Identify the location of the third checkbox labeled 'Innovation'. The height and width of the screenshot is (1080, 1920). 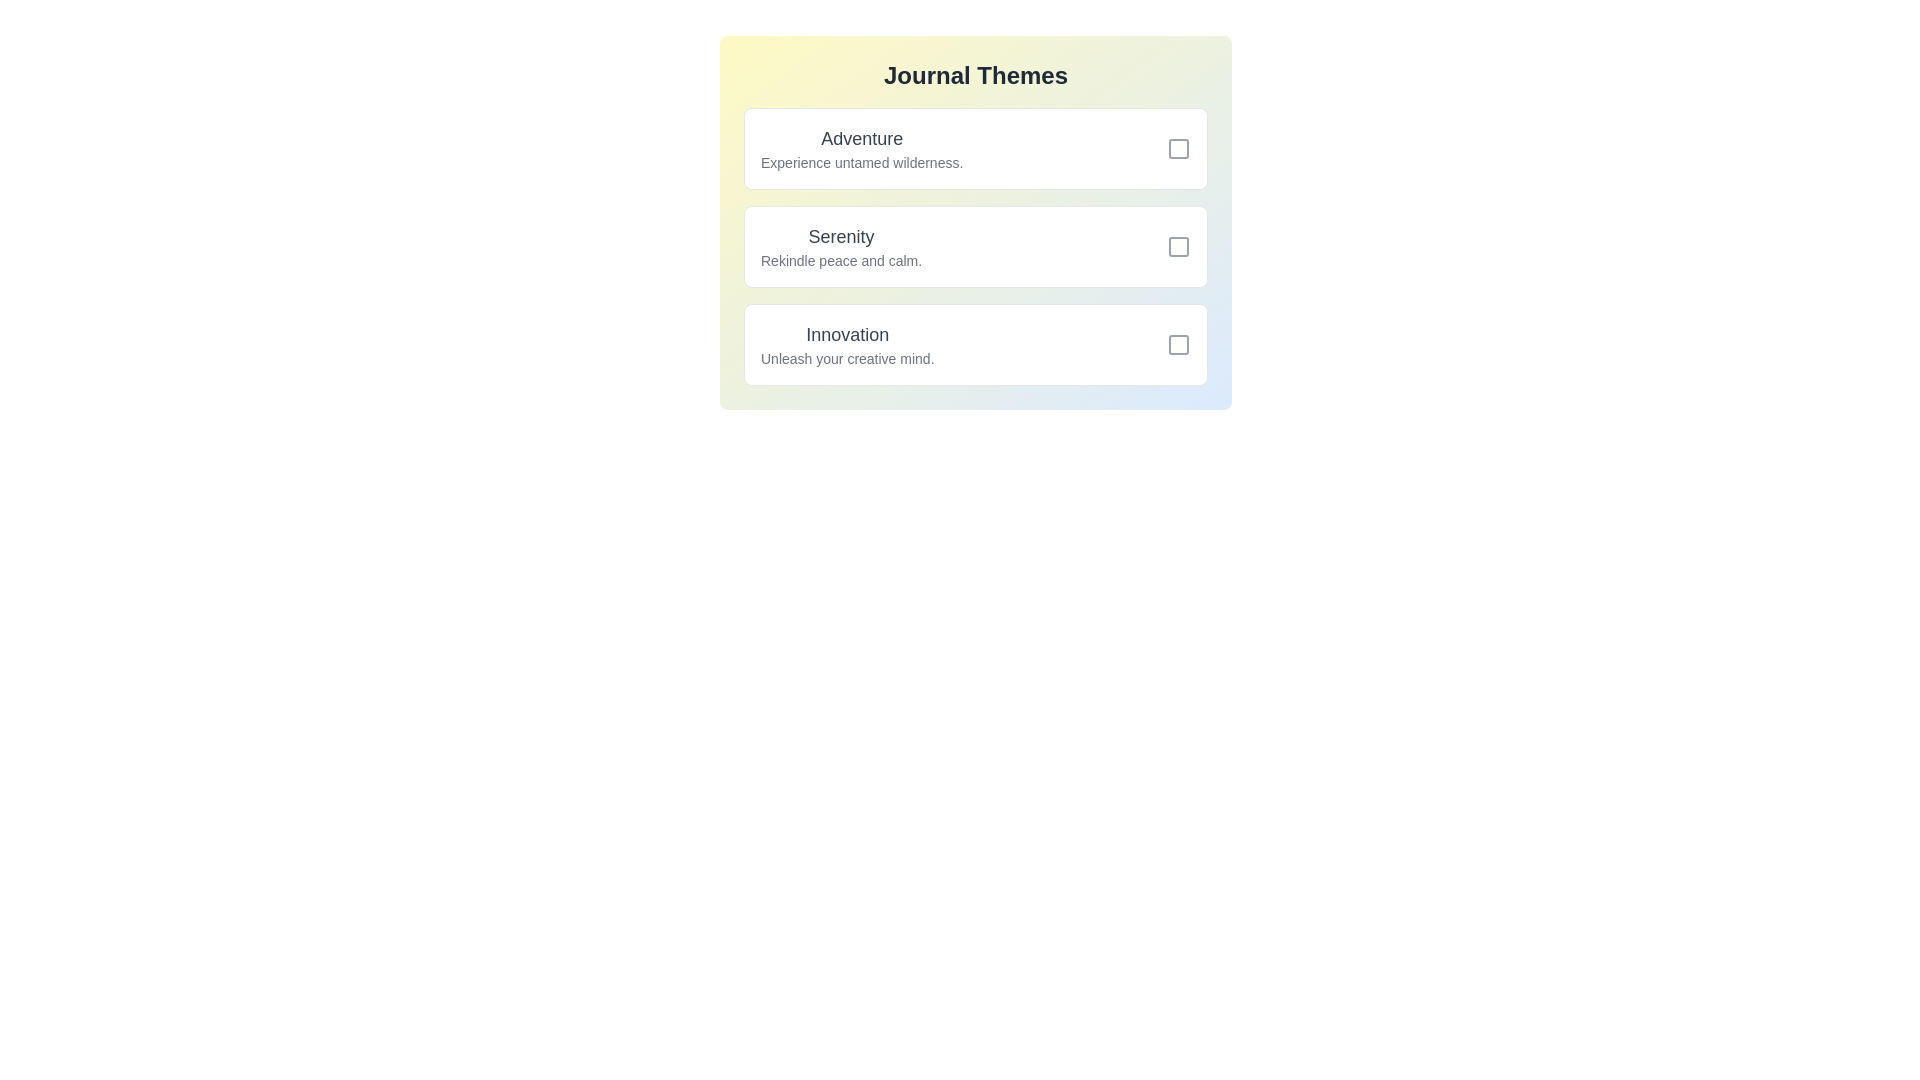
(1179, 343).